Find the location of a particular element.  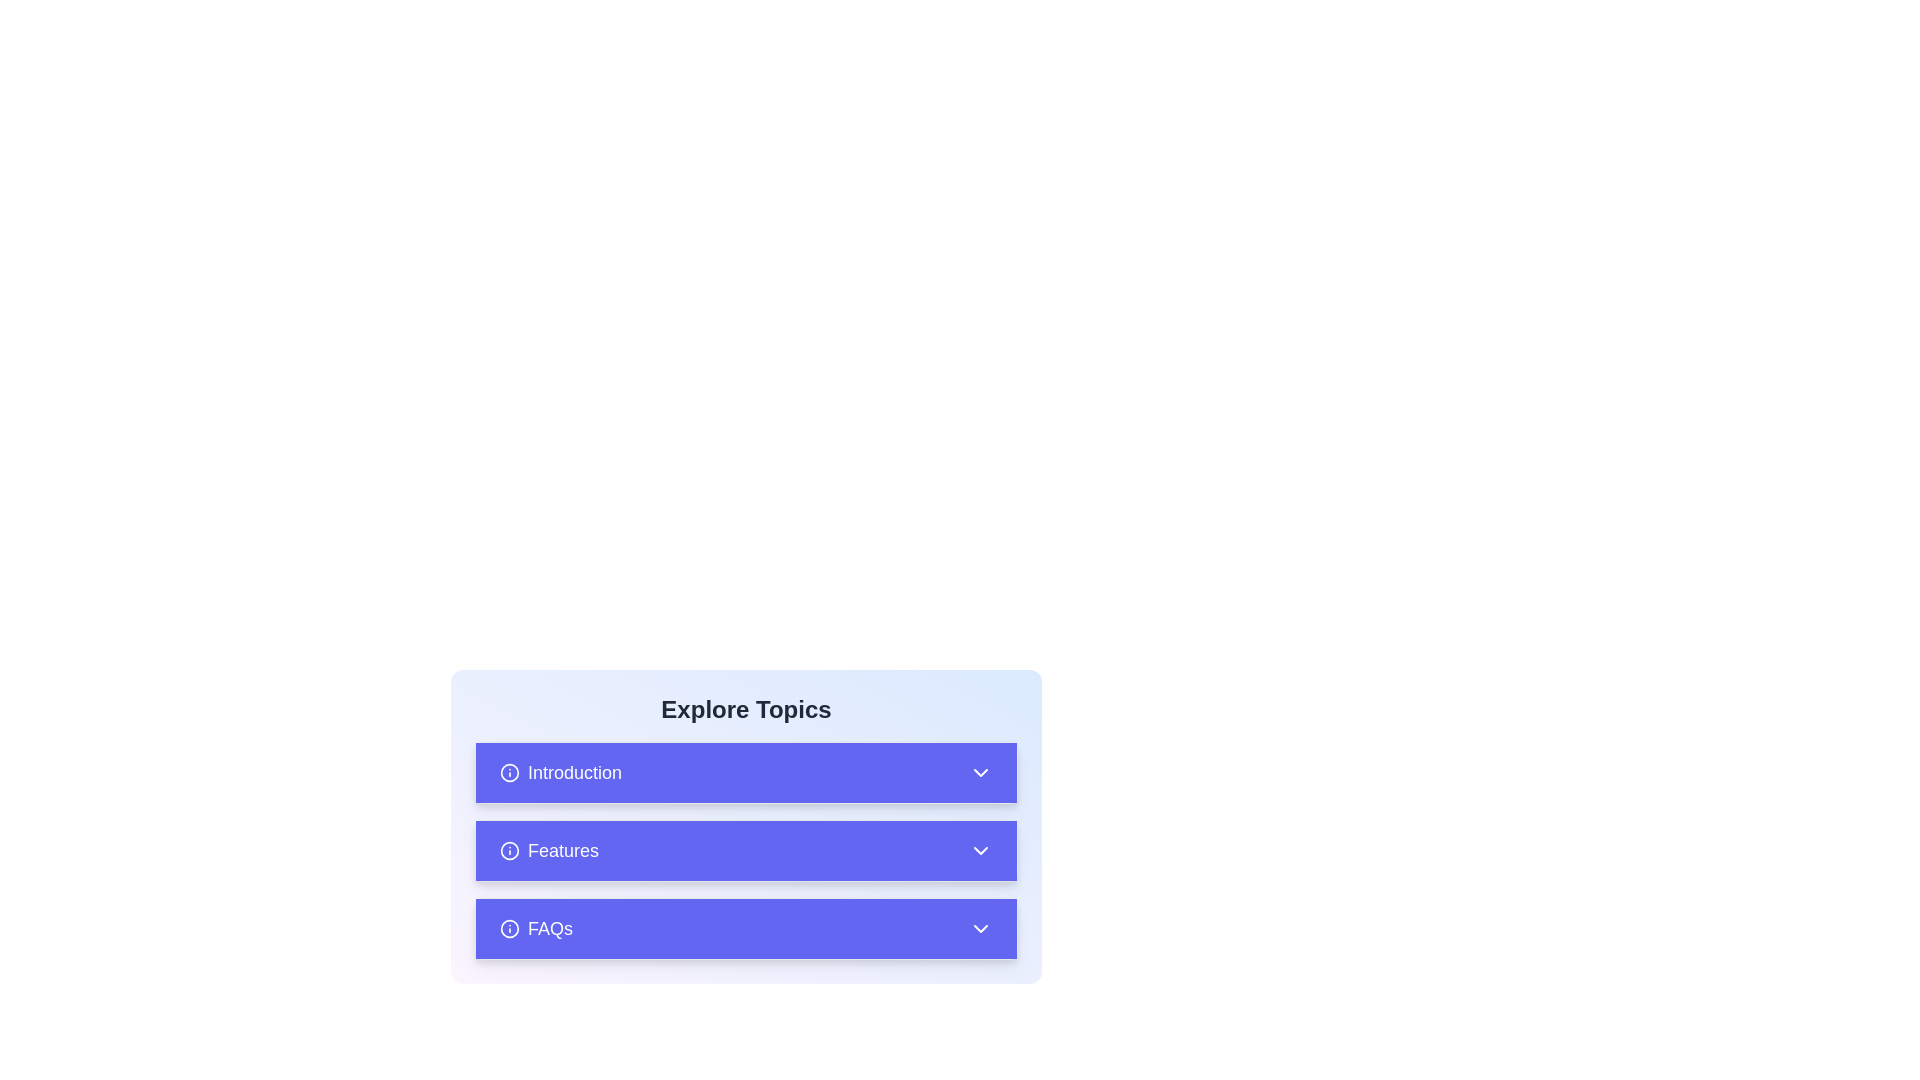

the FAQ information icon located to the left of the 'FAQs' text is located at coordinates (509, 929).